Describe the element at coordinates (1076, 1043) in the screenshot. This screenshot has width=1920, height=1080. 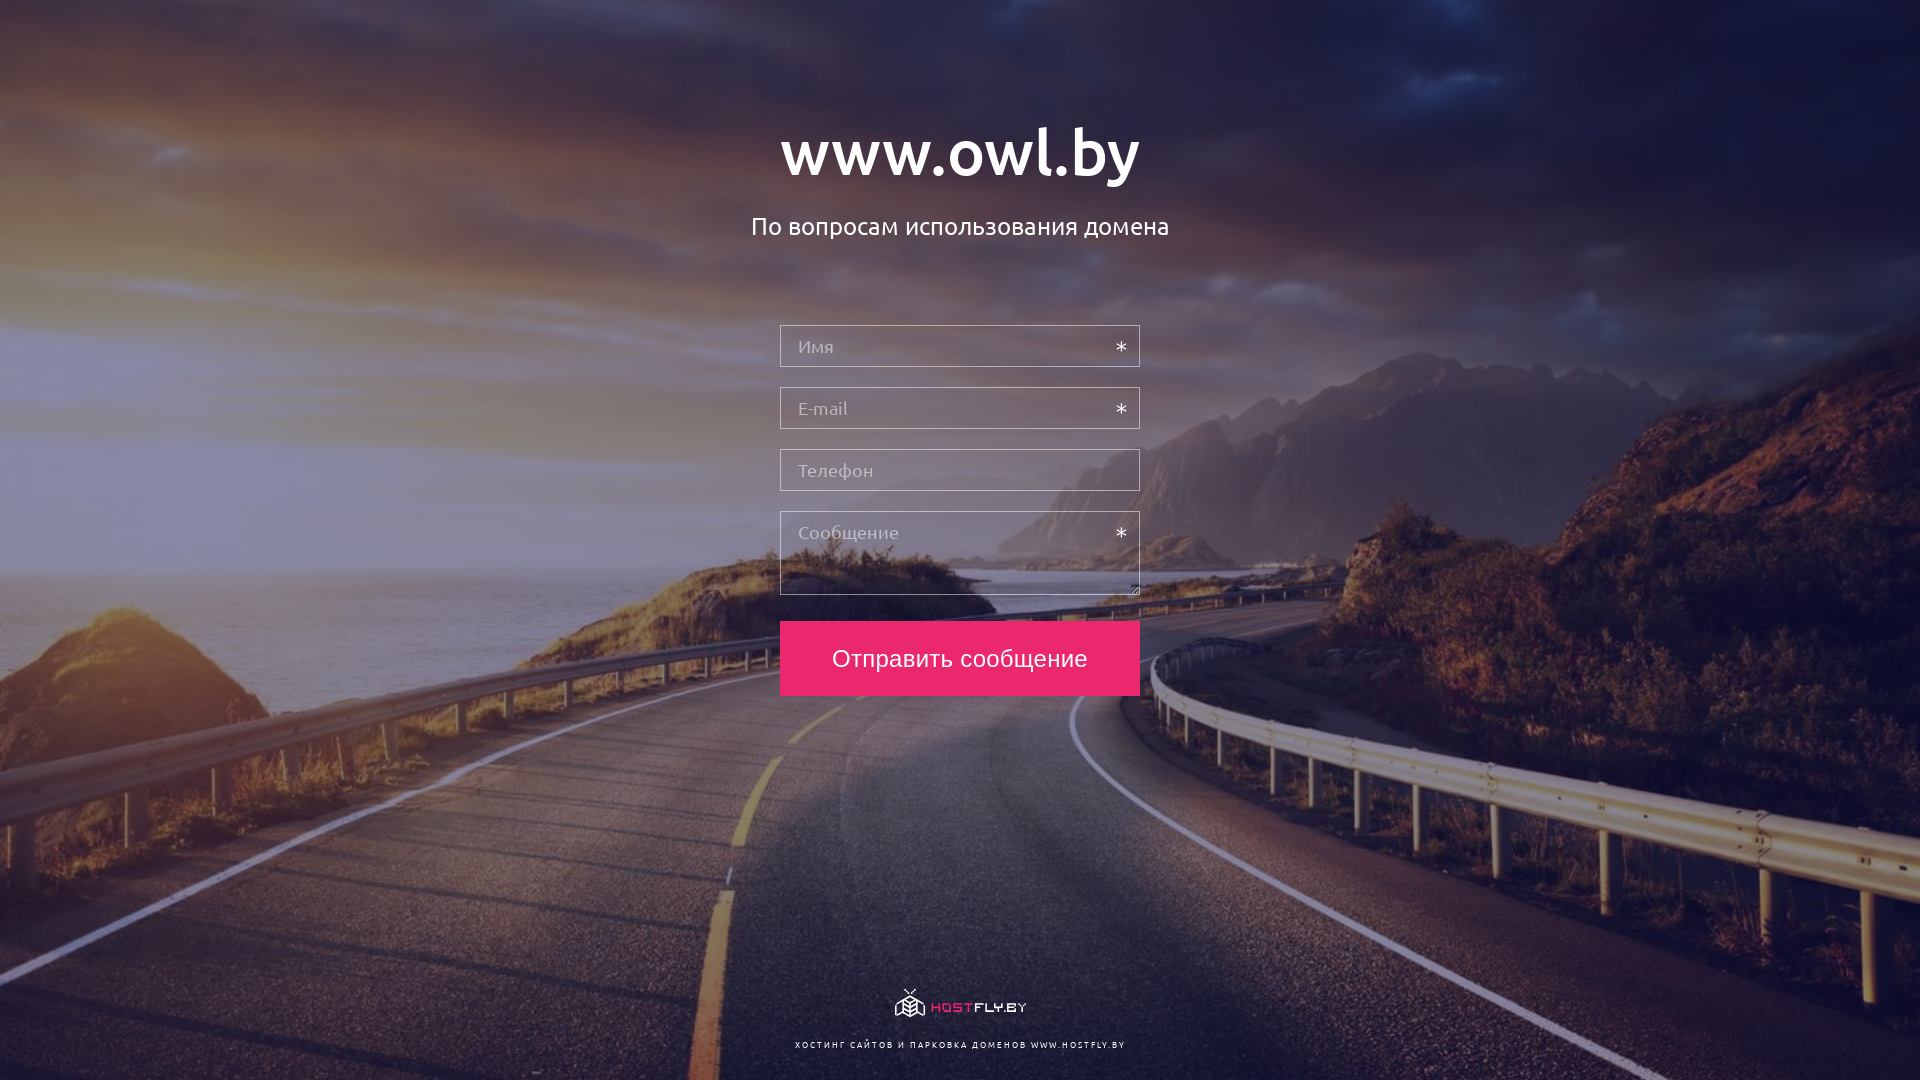
I see `'WWW.HOSTFLY.BY'` at that location.